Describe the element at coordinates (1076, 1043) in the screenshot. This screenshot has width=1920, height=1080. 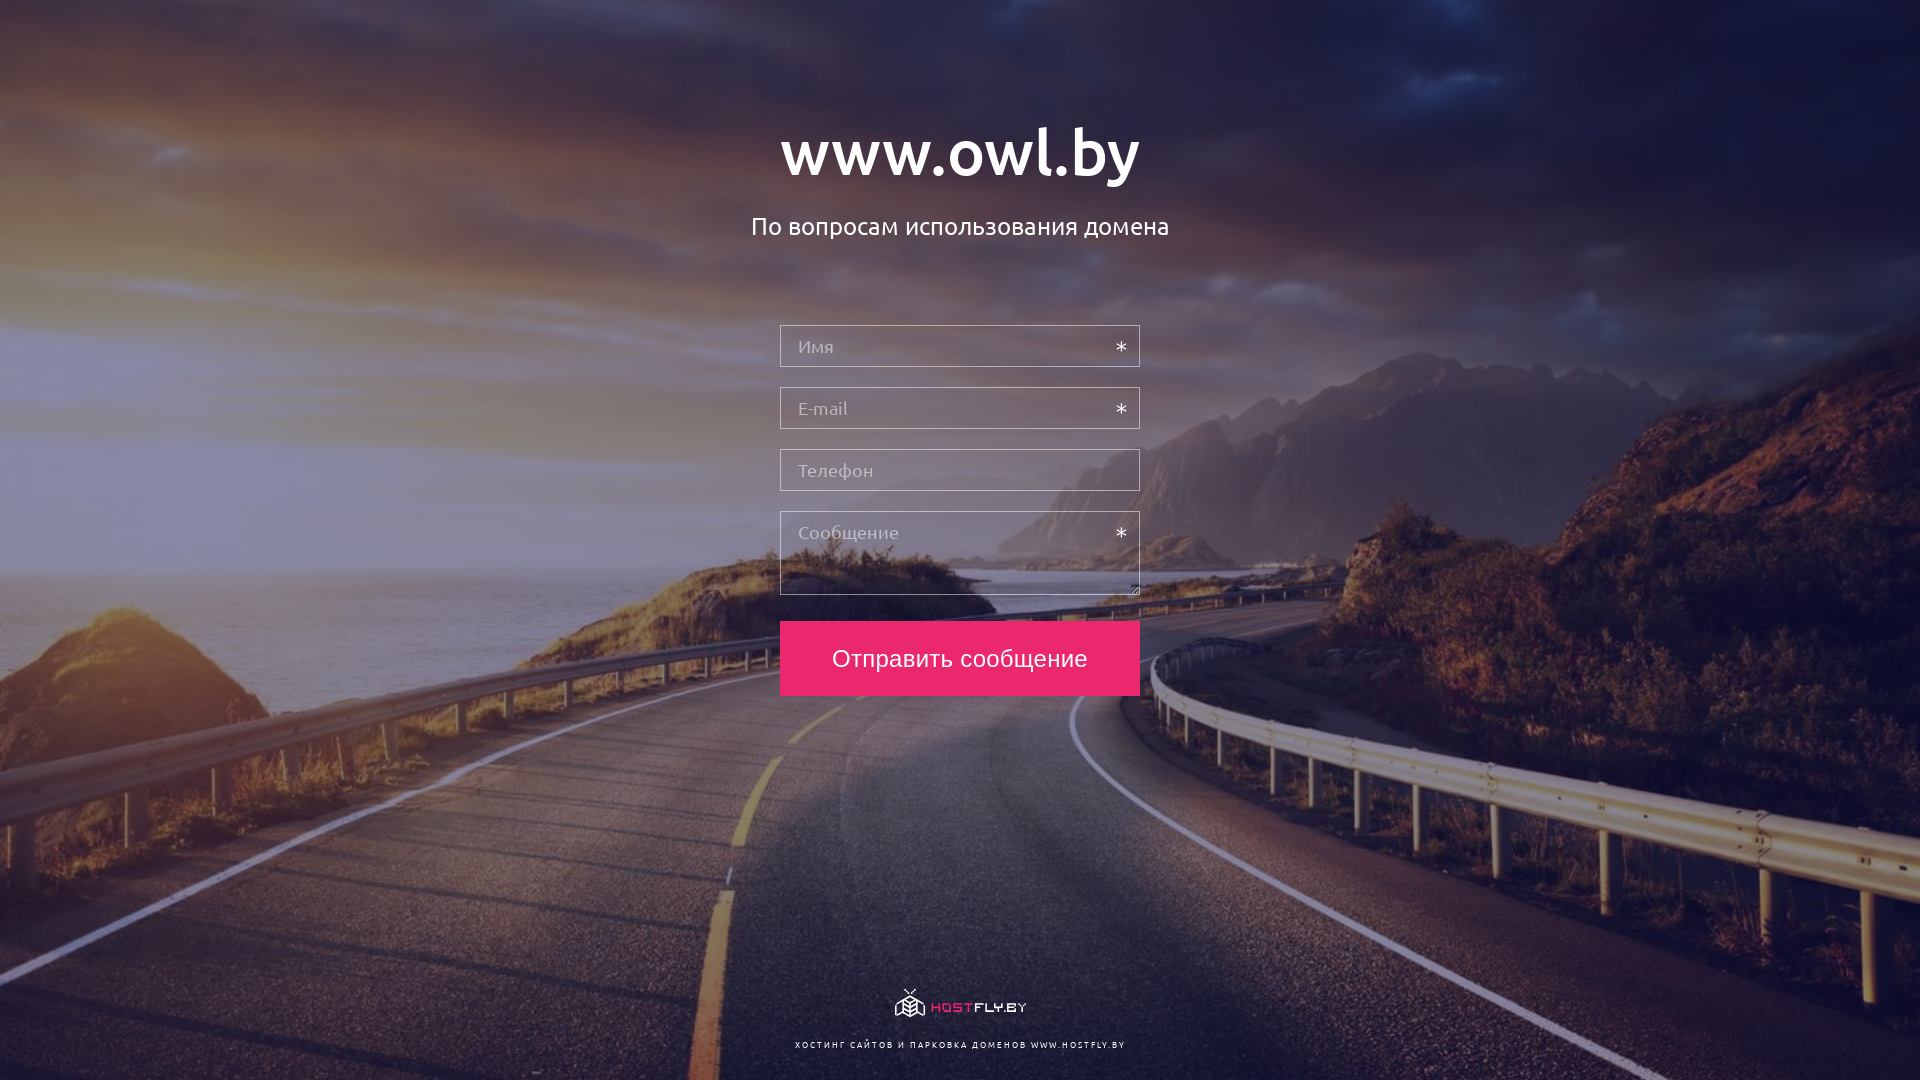
I see `'WWW.HOSTFLY.BY'` at that location.